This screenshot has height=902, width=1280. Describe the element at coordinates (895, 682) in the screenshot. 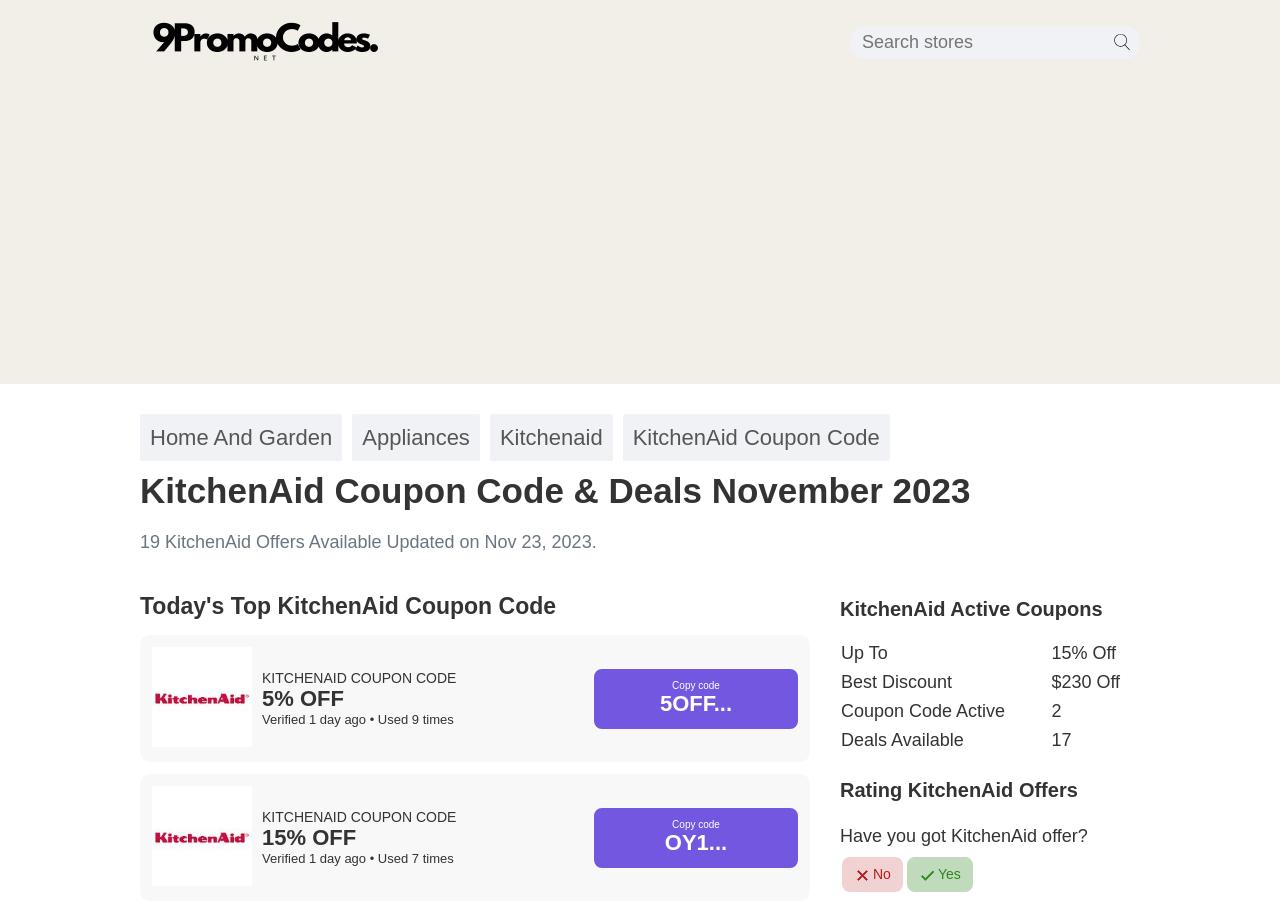

I see `'Best Discount'` at that location.